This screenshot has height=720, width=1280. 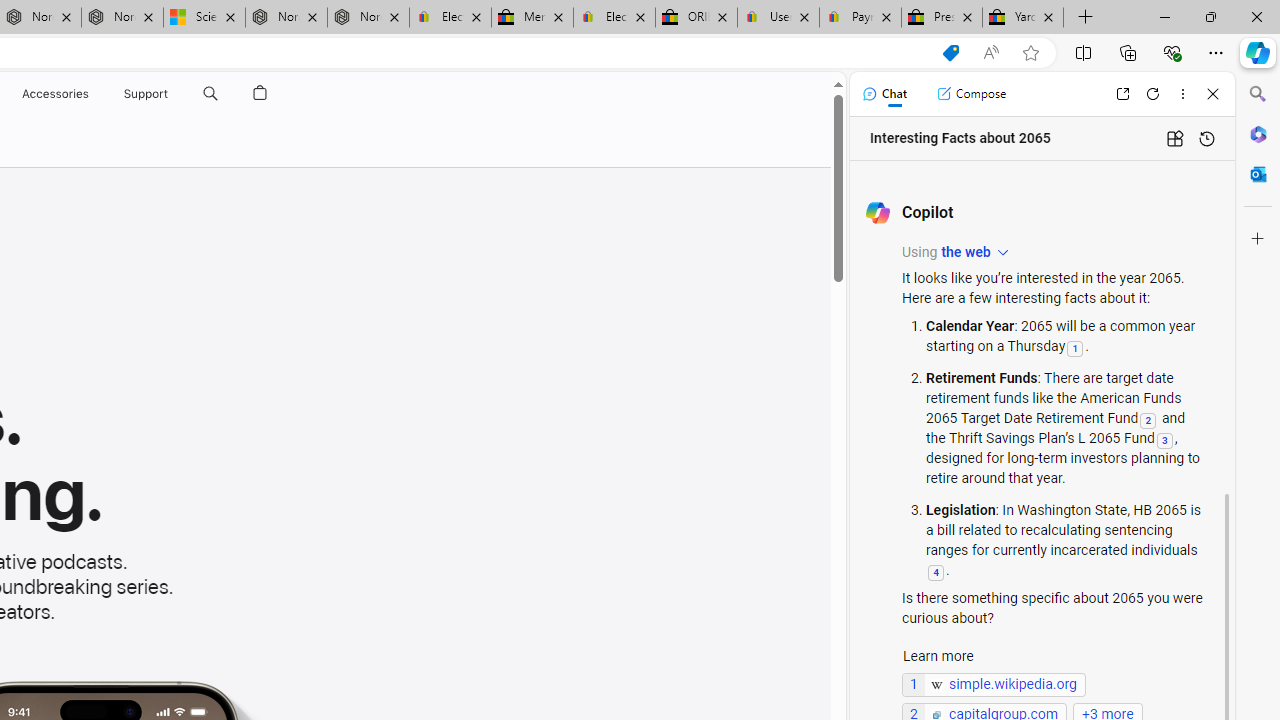 I want to click on 'Class: globalnav-item globalnav-search shift-0-1', so click(x=210, y=93).